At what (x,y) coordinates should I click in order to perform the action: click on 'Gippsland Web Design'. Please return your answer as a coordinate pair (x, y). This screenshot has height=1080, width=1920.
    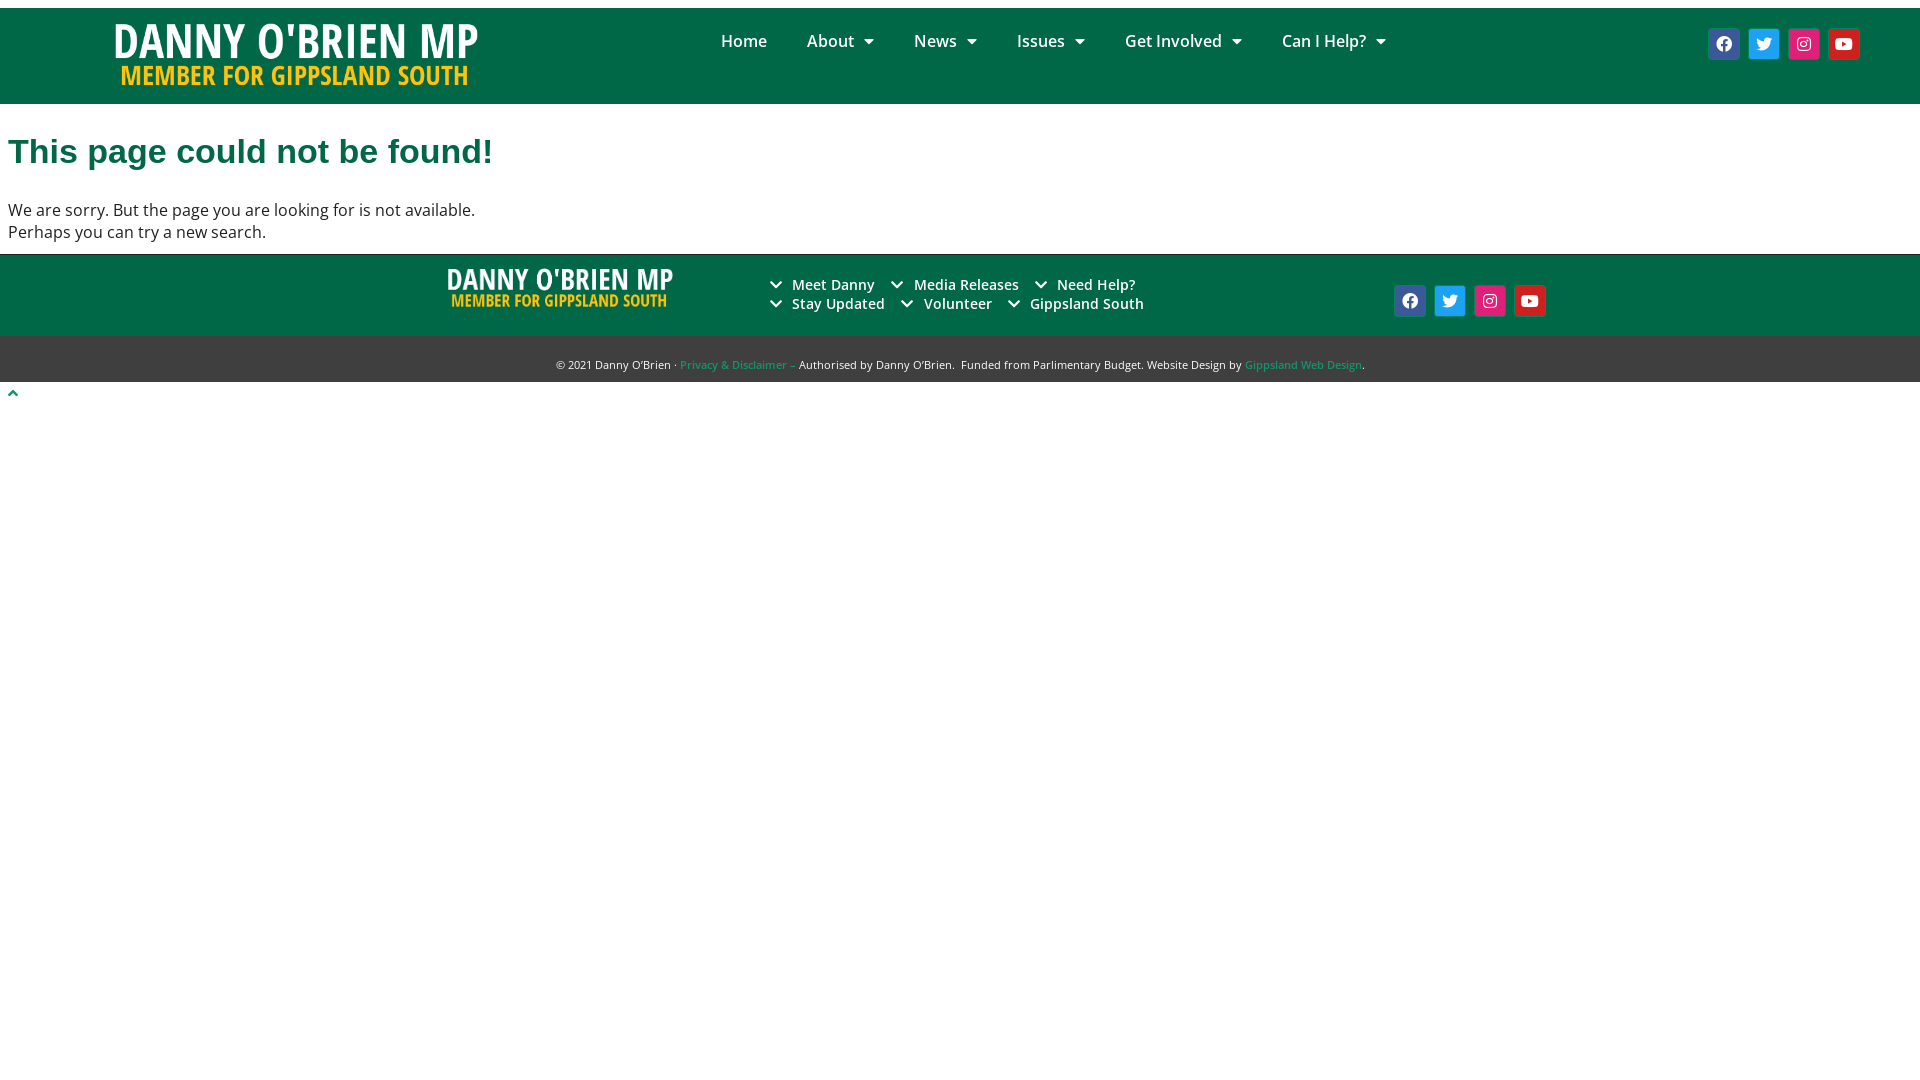
    Looking at the image, I should click on (1242, 364).